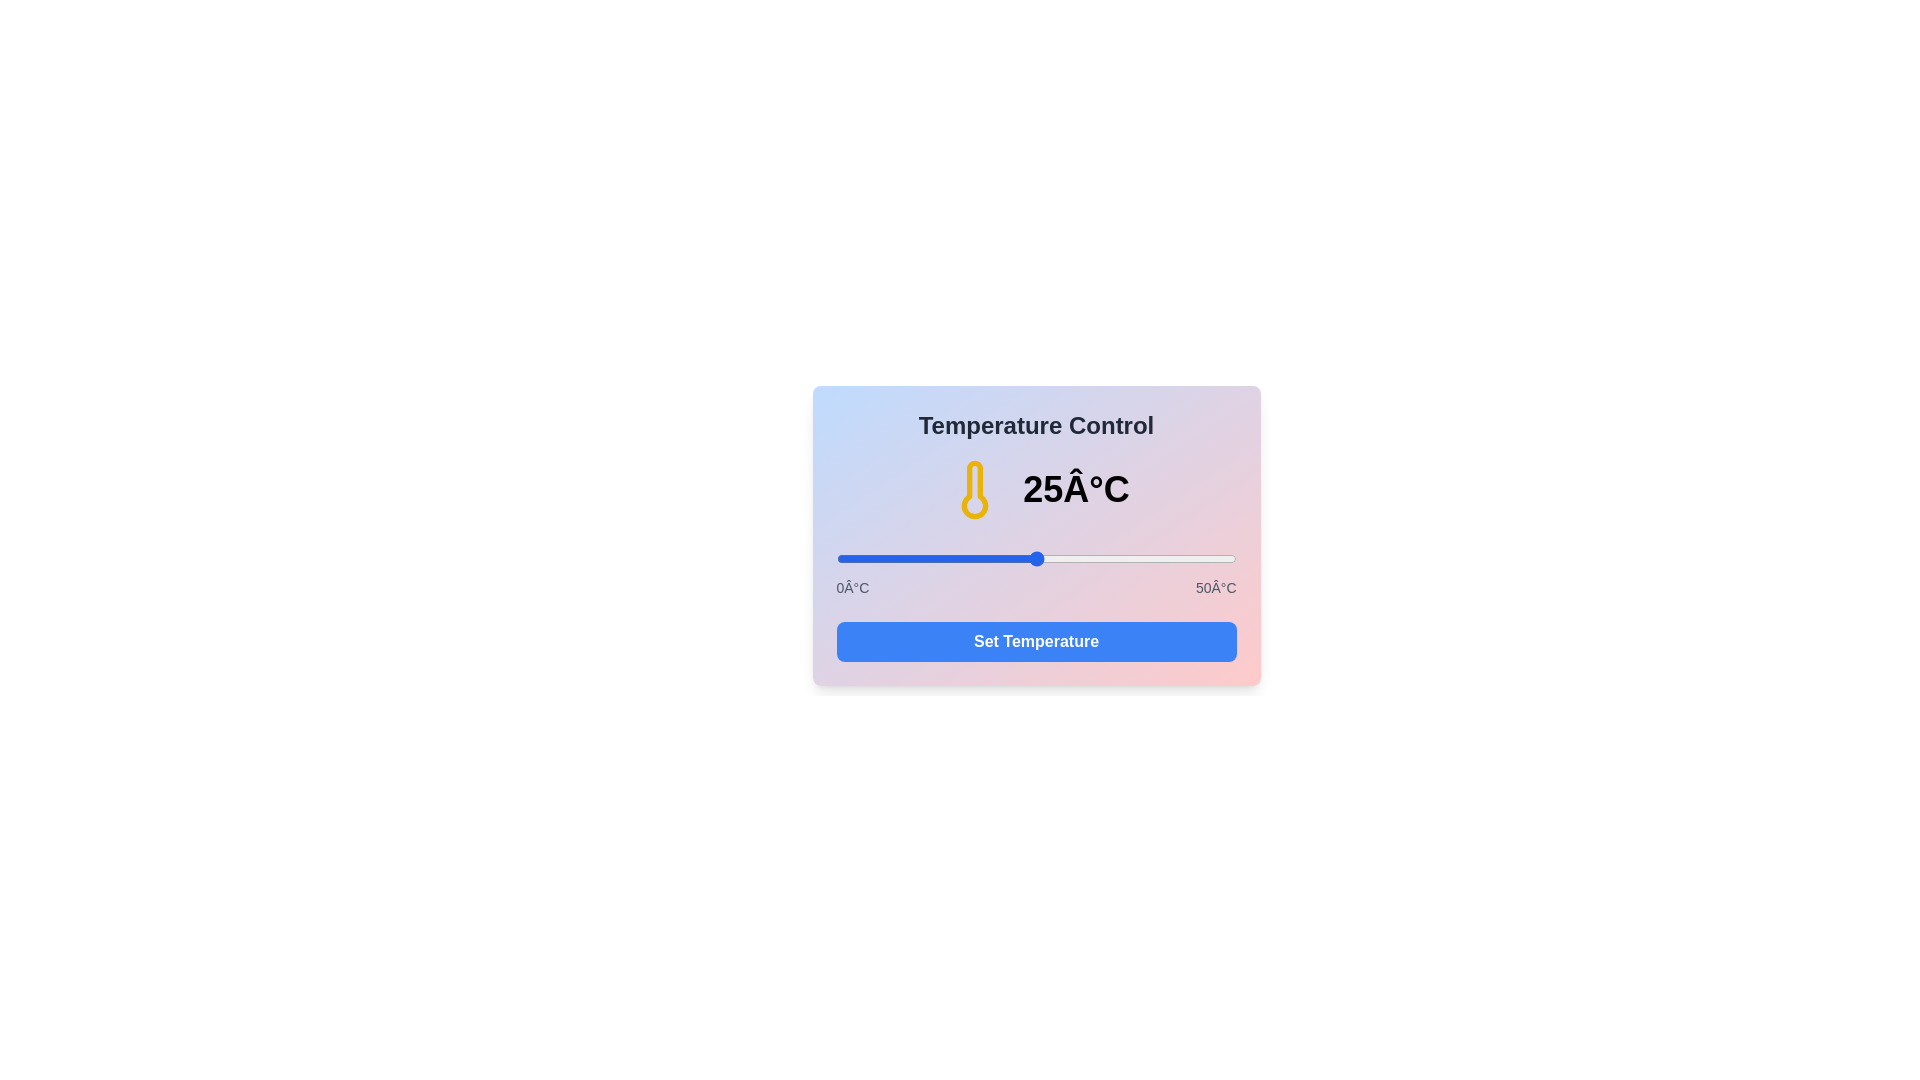 Image resolution: width=1920 pixels, height=1080 pixels. I want to click on the temperature slider to 6°C, so click(883, 559).